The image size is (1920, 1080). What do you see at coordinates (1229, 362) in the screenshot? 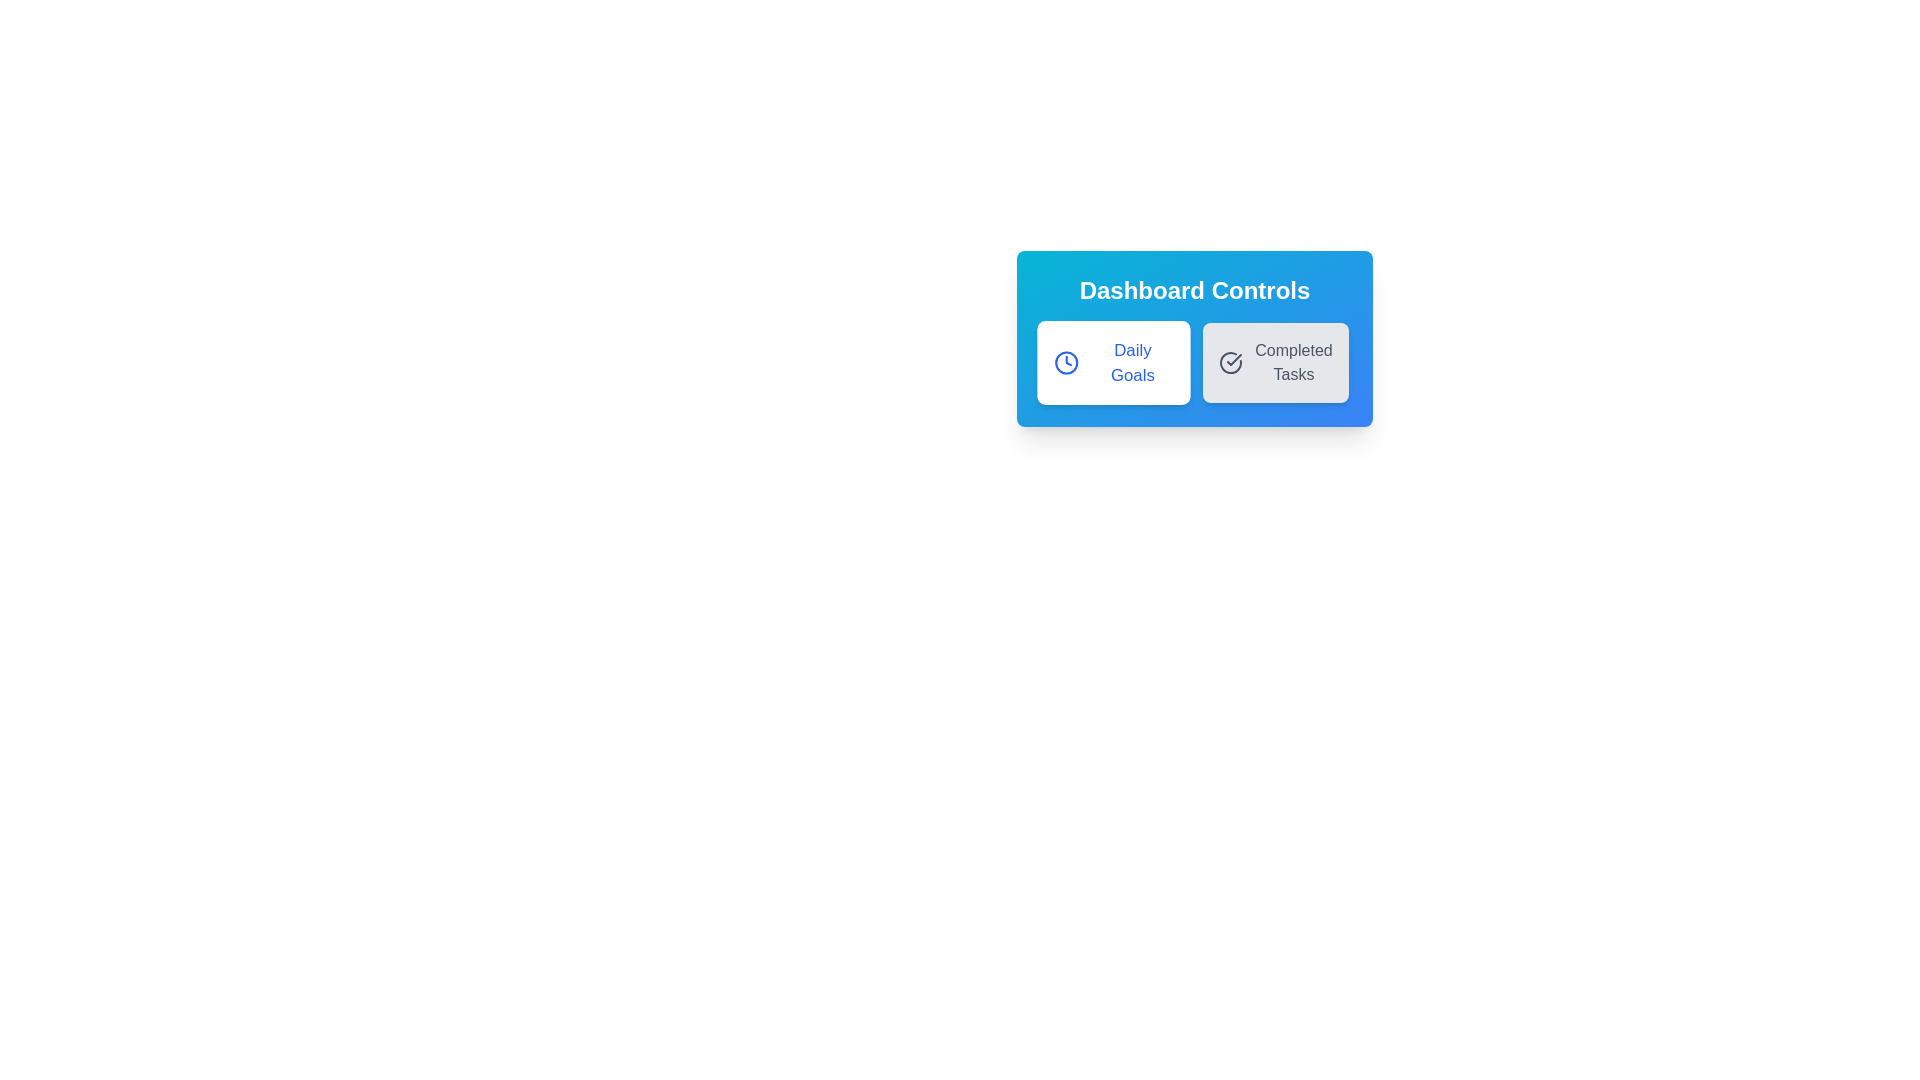
I see `the completion status icon located to the left of the 'Completed Tasks' button, which is situated to the right of the 'Daily Goals' button` at bounding box center [1229, 362].